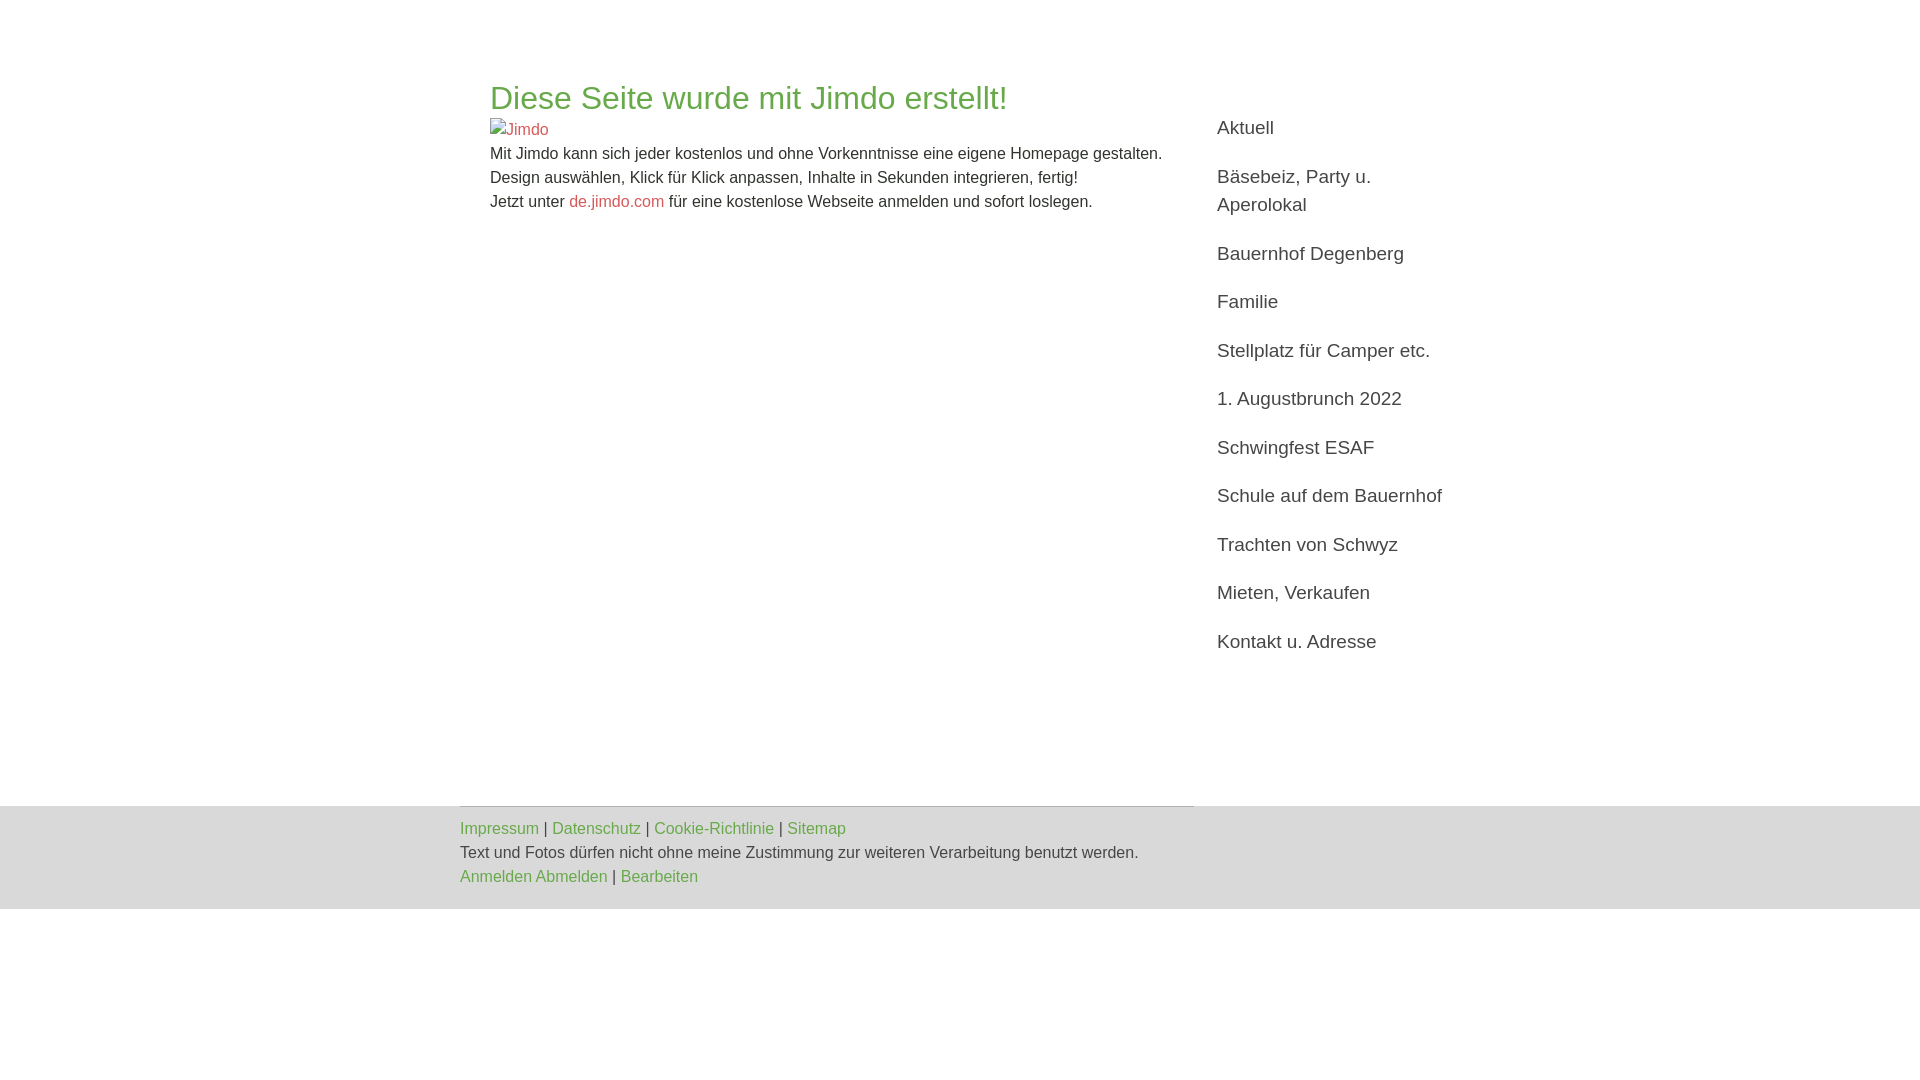  I want to click on 'Mieten, Verkaufen', so click(1329, 592).